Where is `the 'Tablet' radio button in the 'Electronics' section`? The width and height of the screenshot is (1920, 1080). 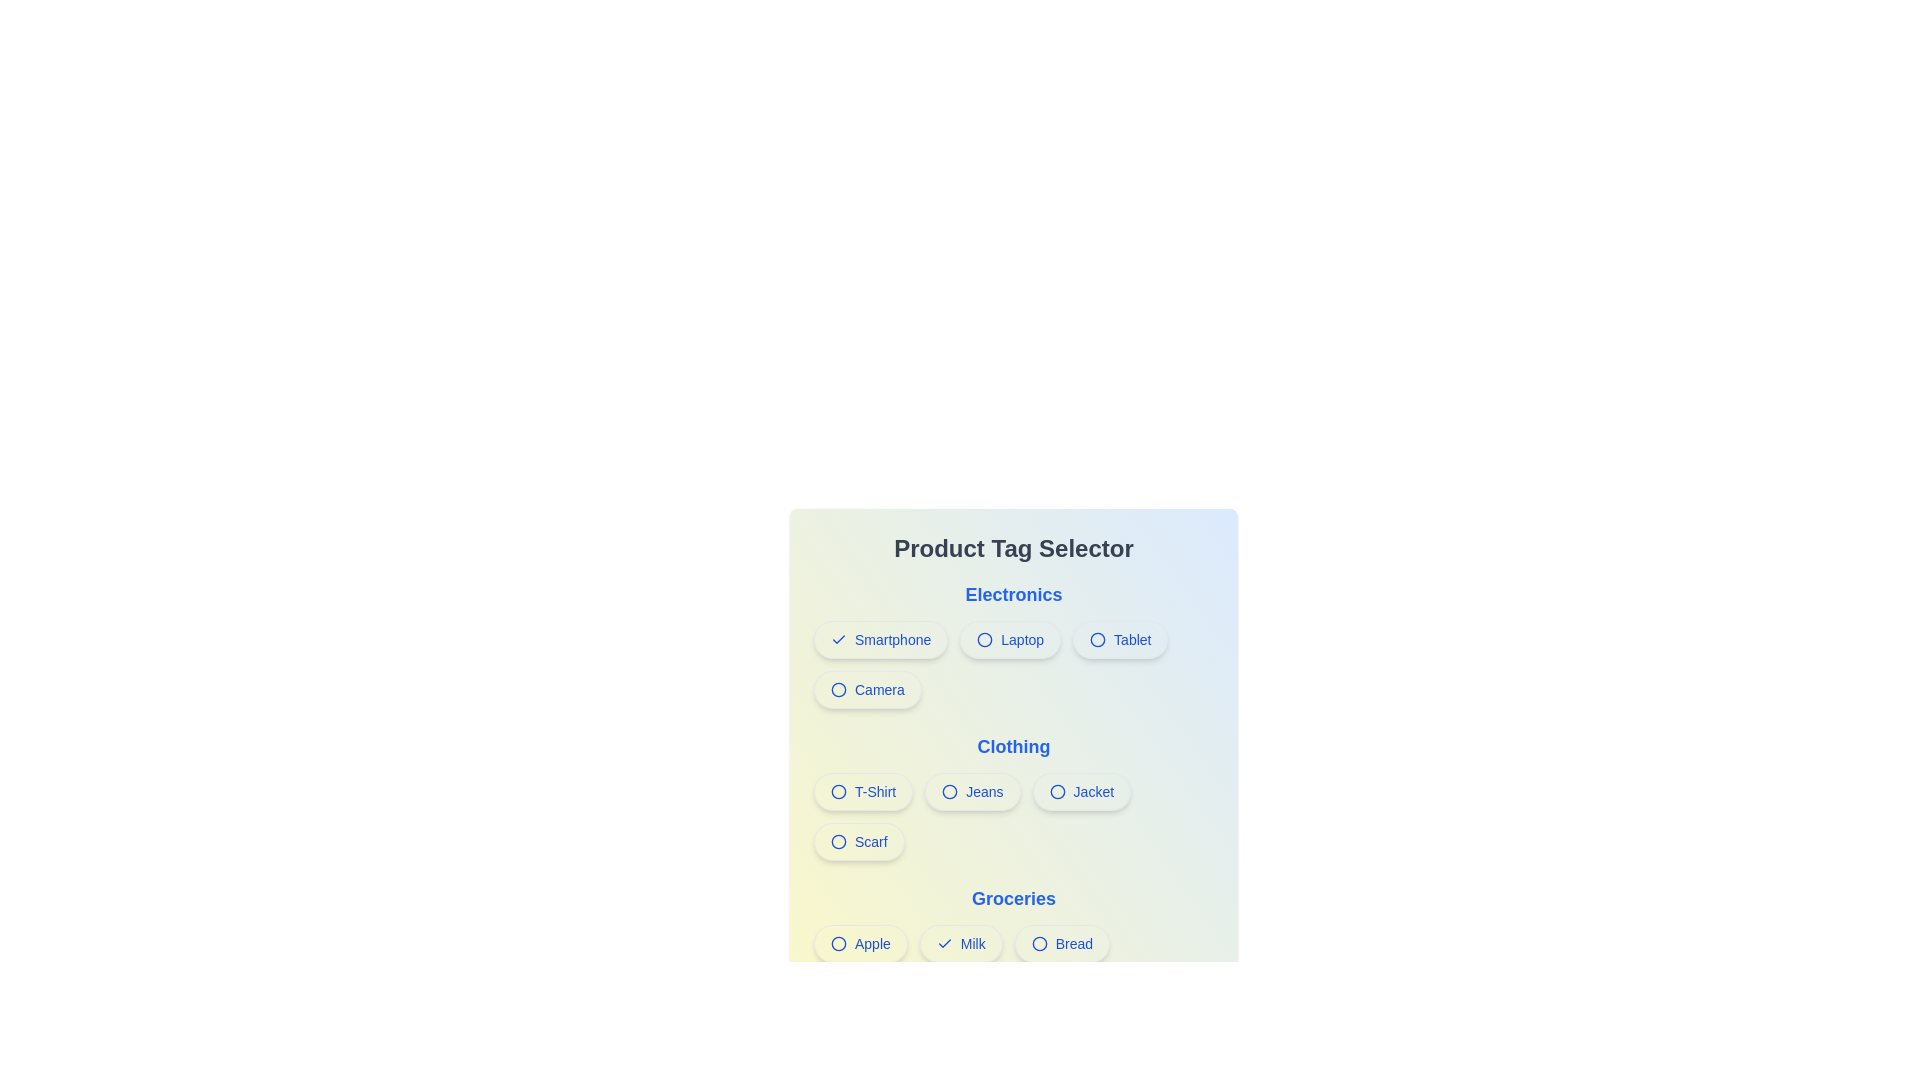
the 'Tablet' radio button in the 'Electronics' section is located at coordinates (1097, 640).